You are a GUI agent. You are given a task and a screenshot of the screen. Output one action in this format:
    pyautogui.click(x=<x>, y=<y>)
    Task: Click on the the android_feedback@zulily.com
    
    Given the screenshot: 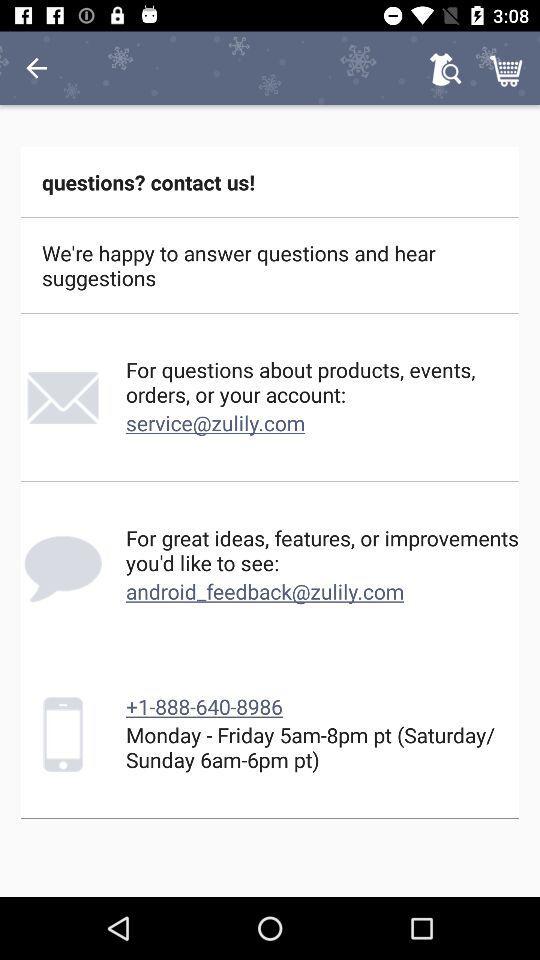 What is the action you would take?
    pyautogui.click(x=265, y=591)
    